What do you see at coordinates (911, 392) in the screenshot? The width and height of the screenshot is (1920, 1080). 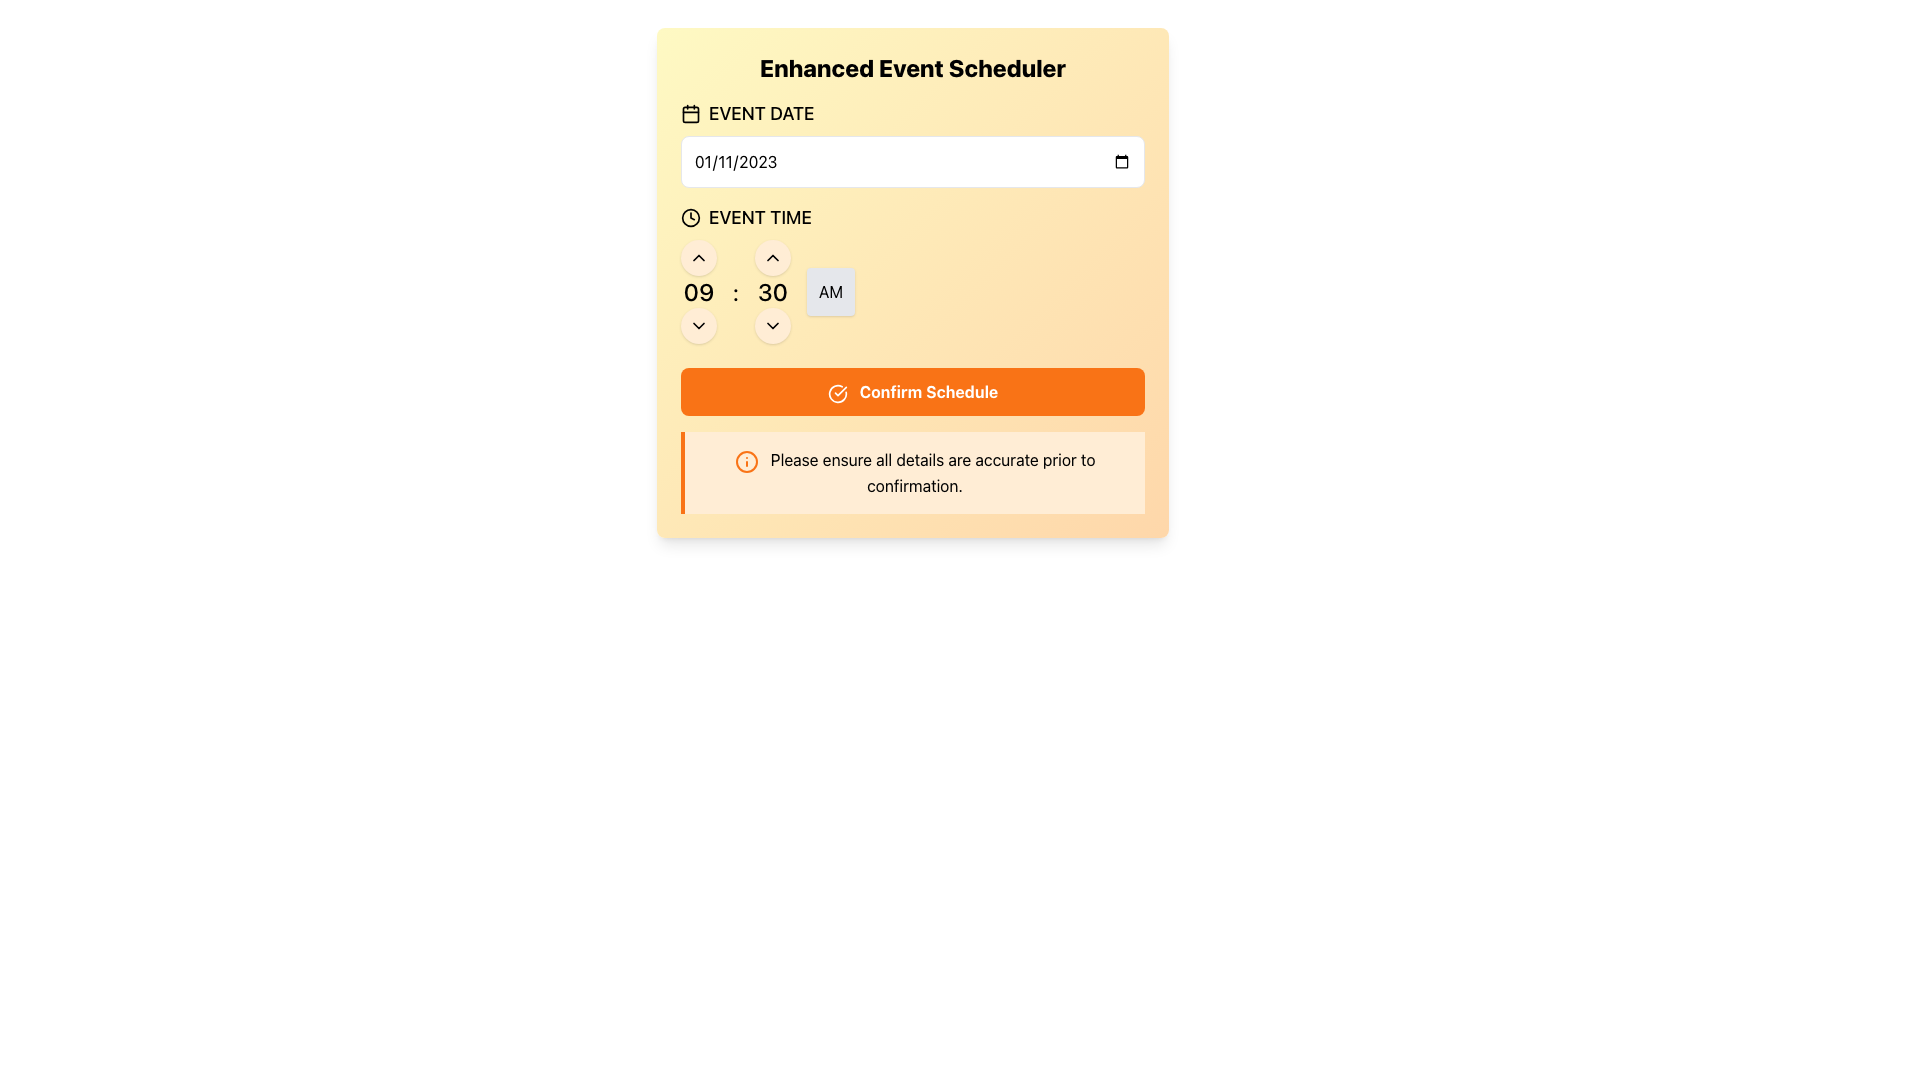 I see `the confirm button located in the 'Enhanced Event Scheduler' section to finalize the scheduling of an event` at bounding box center [911, 392].